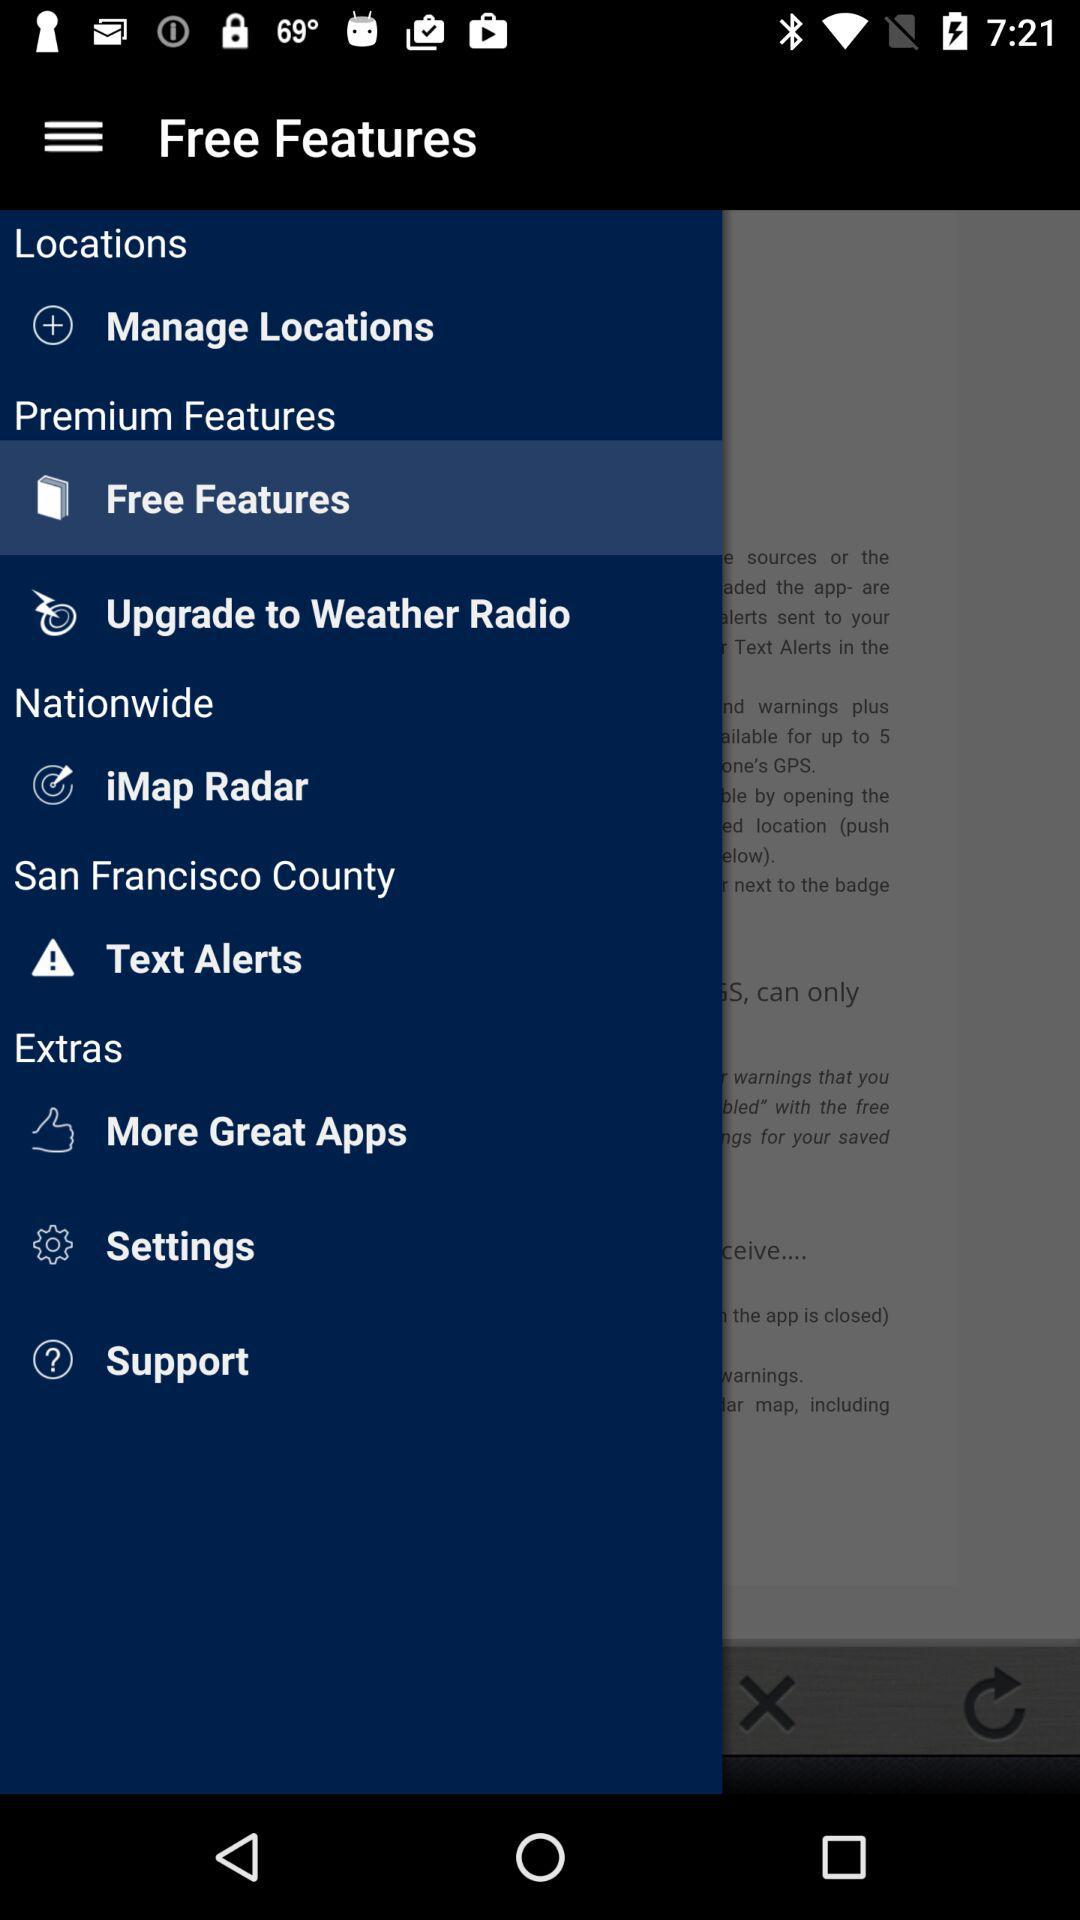  Describe the element at coordinates (766, 1702) in the screenshot. I see `the close icon` at that location.